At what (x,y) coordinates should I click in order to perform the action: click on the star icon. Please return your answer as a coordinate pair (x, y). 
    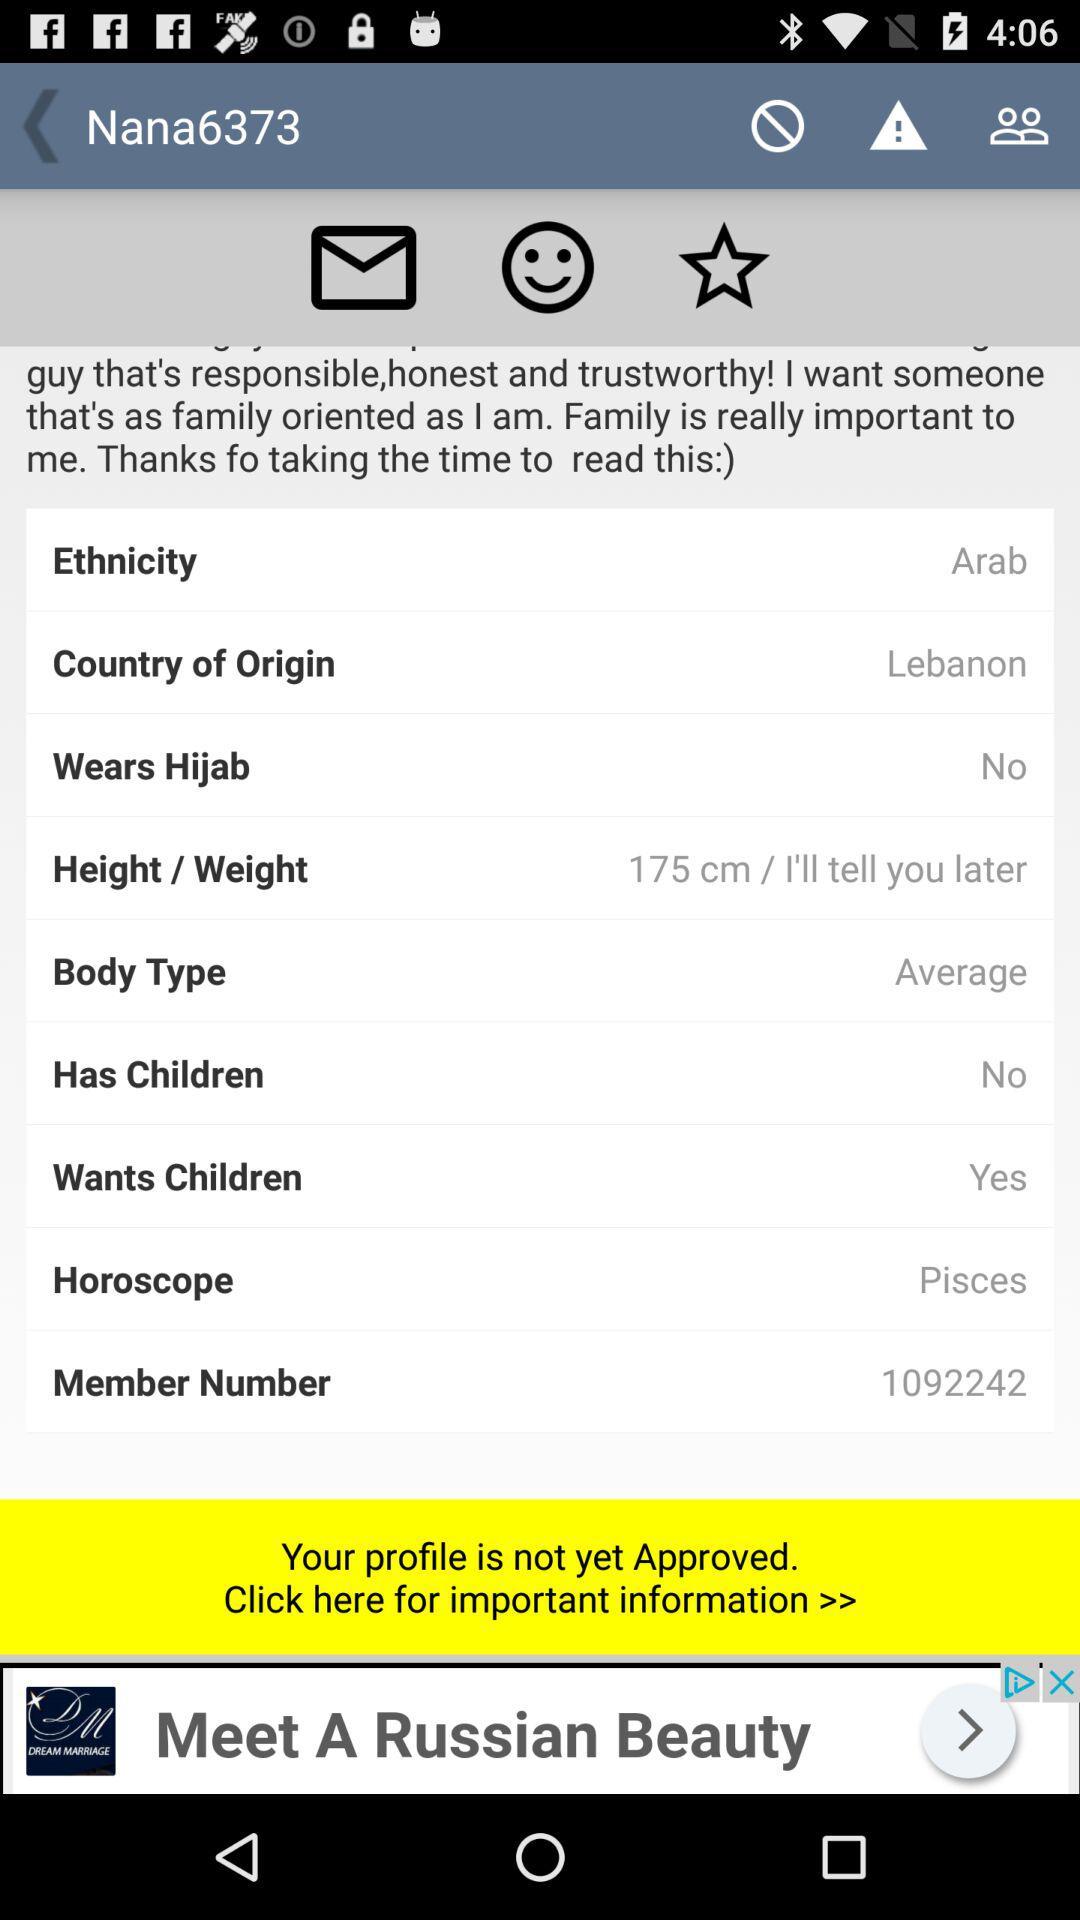
    Looking at the image, I should click on (724, 285).